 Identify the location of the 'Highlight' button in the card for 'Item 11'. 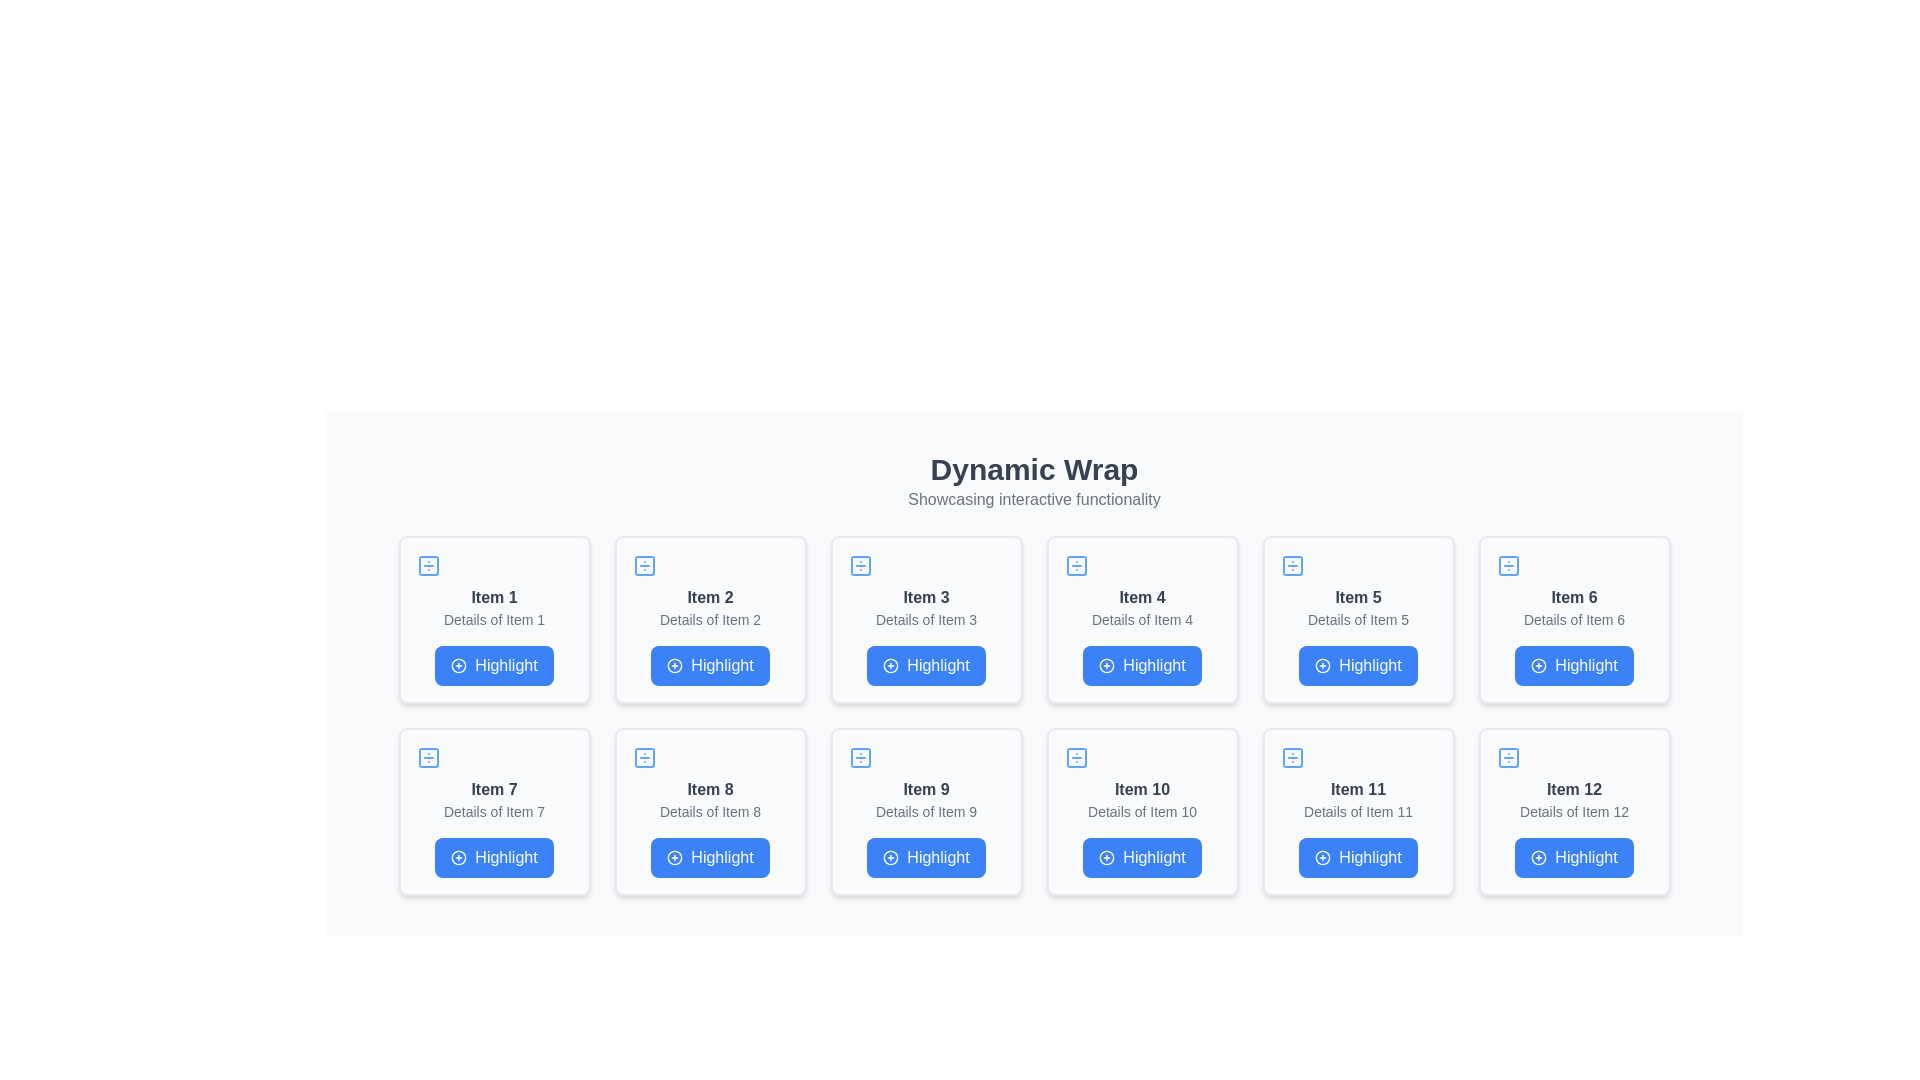
(1358, 812).